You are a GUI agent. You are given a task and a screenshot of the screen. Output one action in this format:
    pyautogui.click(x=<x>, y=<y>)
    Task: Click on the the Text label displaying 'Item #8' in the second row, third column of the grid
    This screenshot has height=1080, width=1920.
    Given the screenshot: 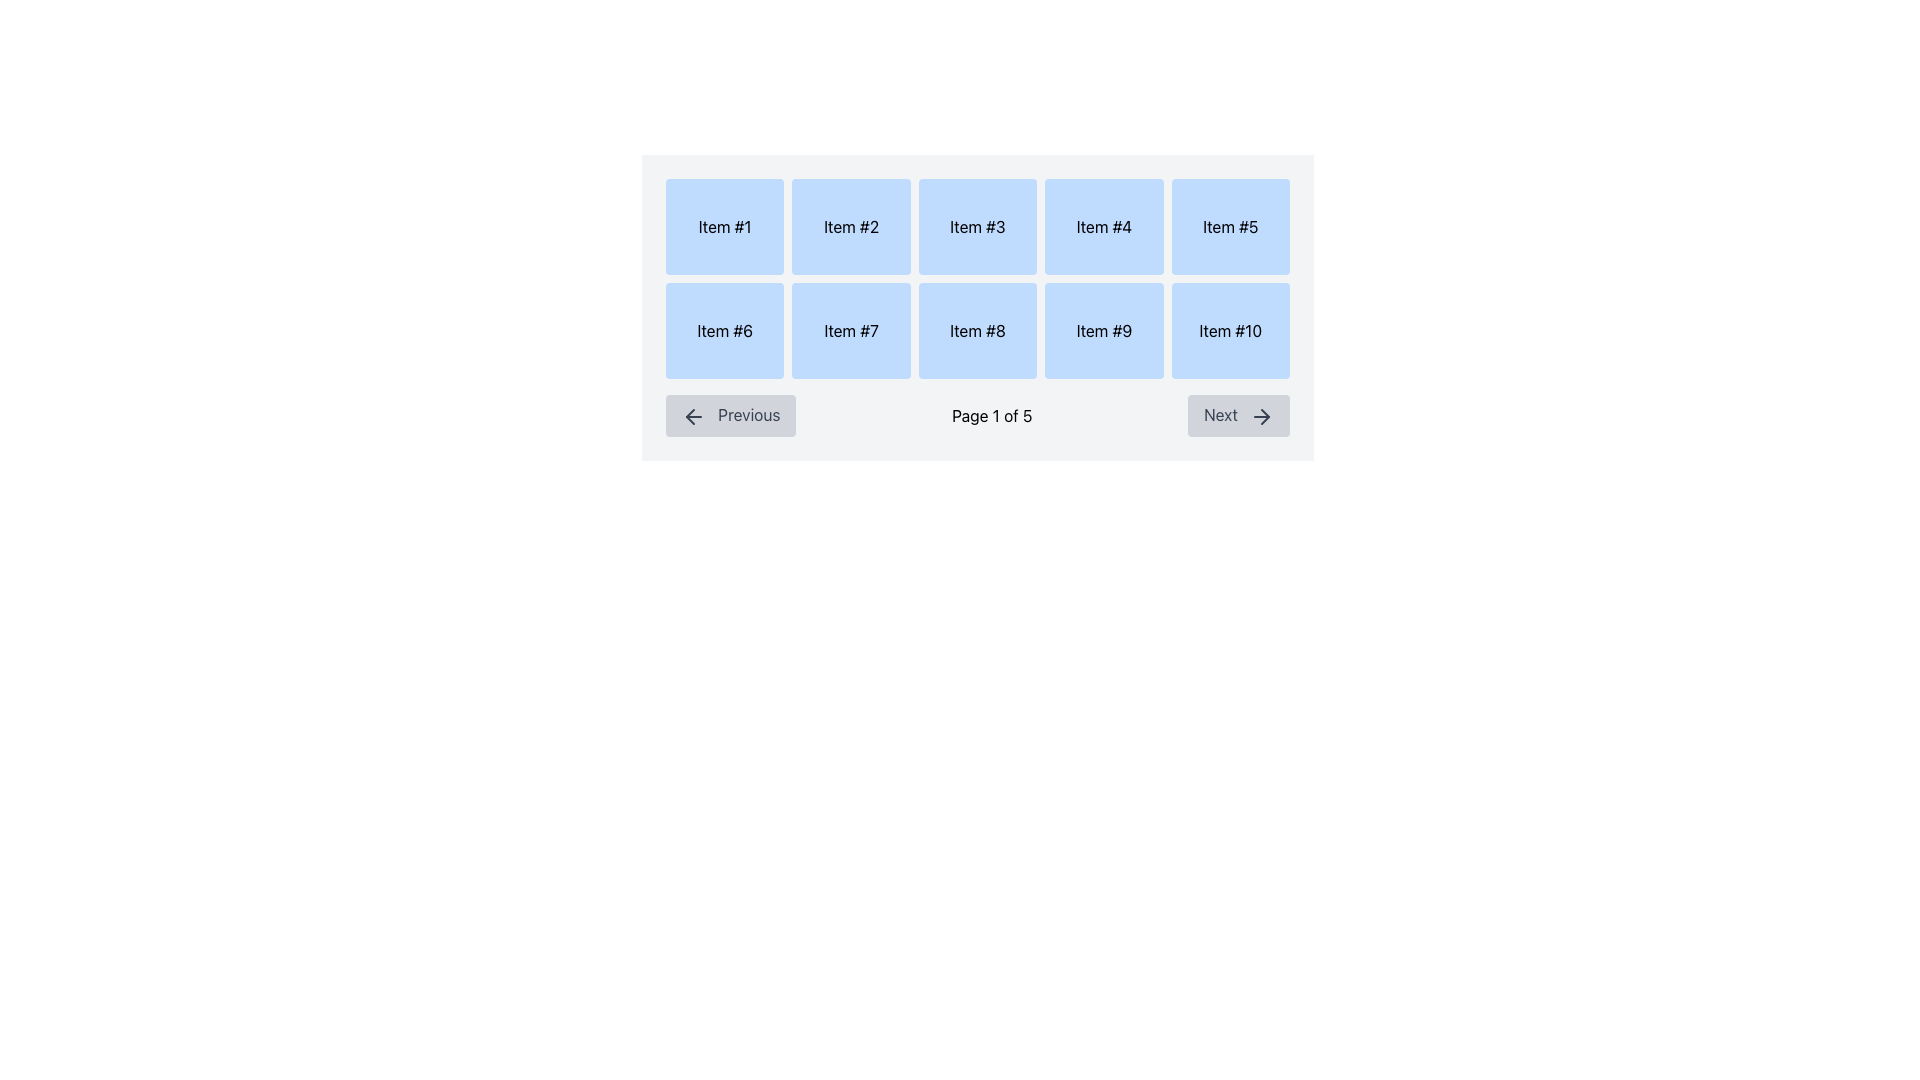 What is the action you would take?
    pyautogui.click(x=978, y=330)
    